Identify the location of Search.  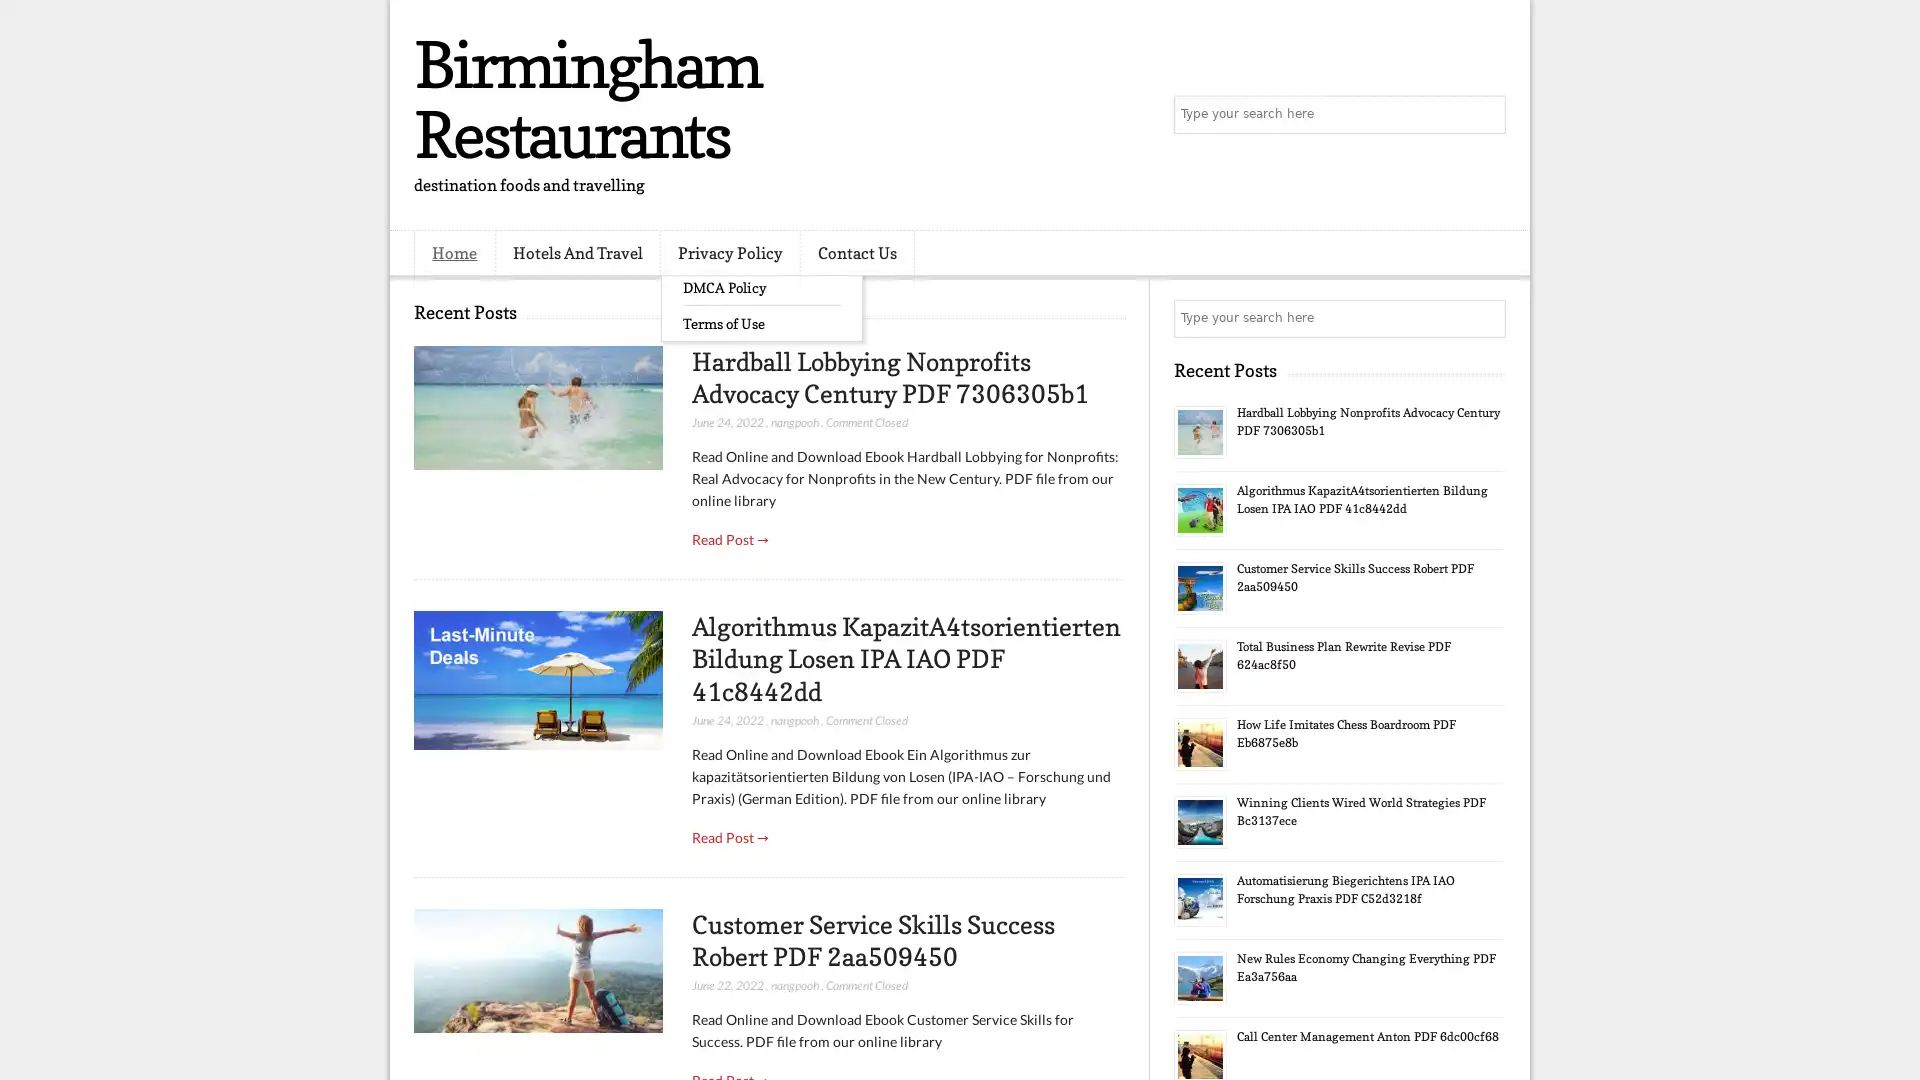
(1485, 115).